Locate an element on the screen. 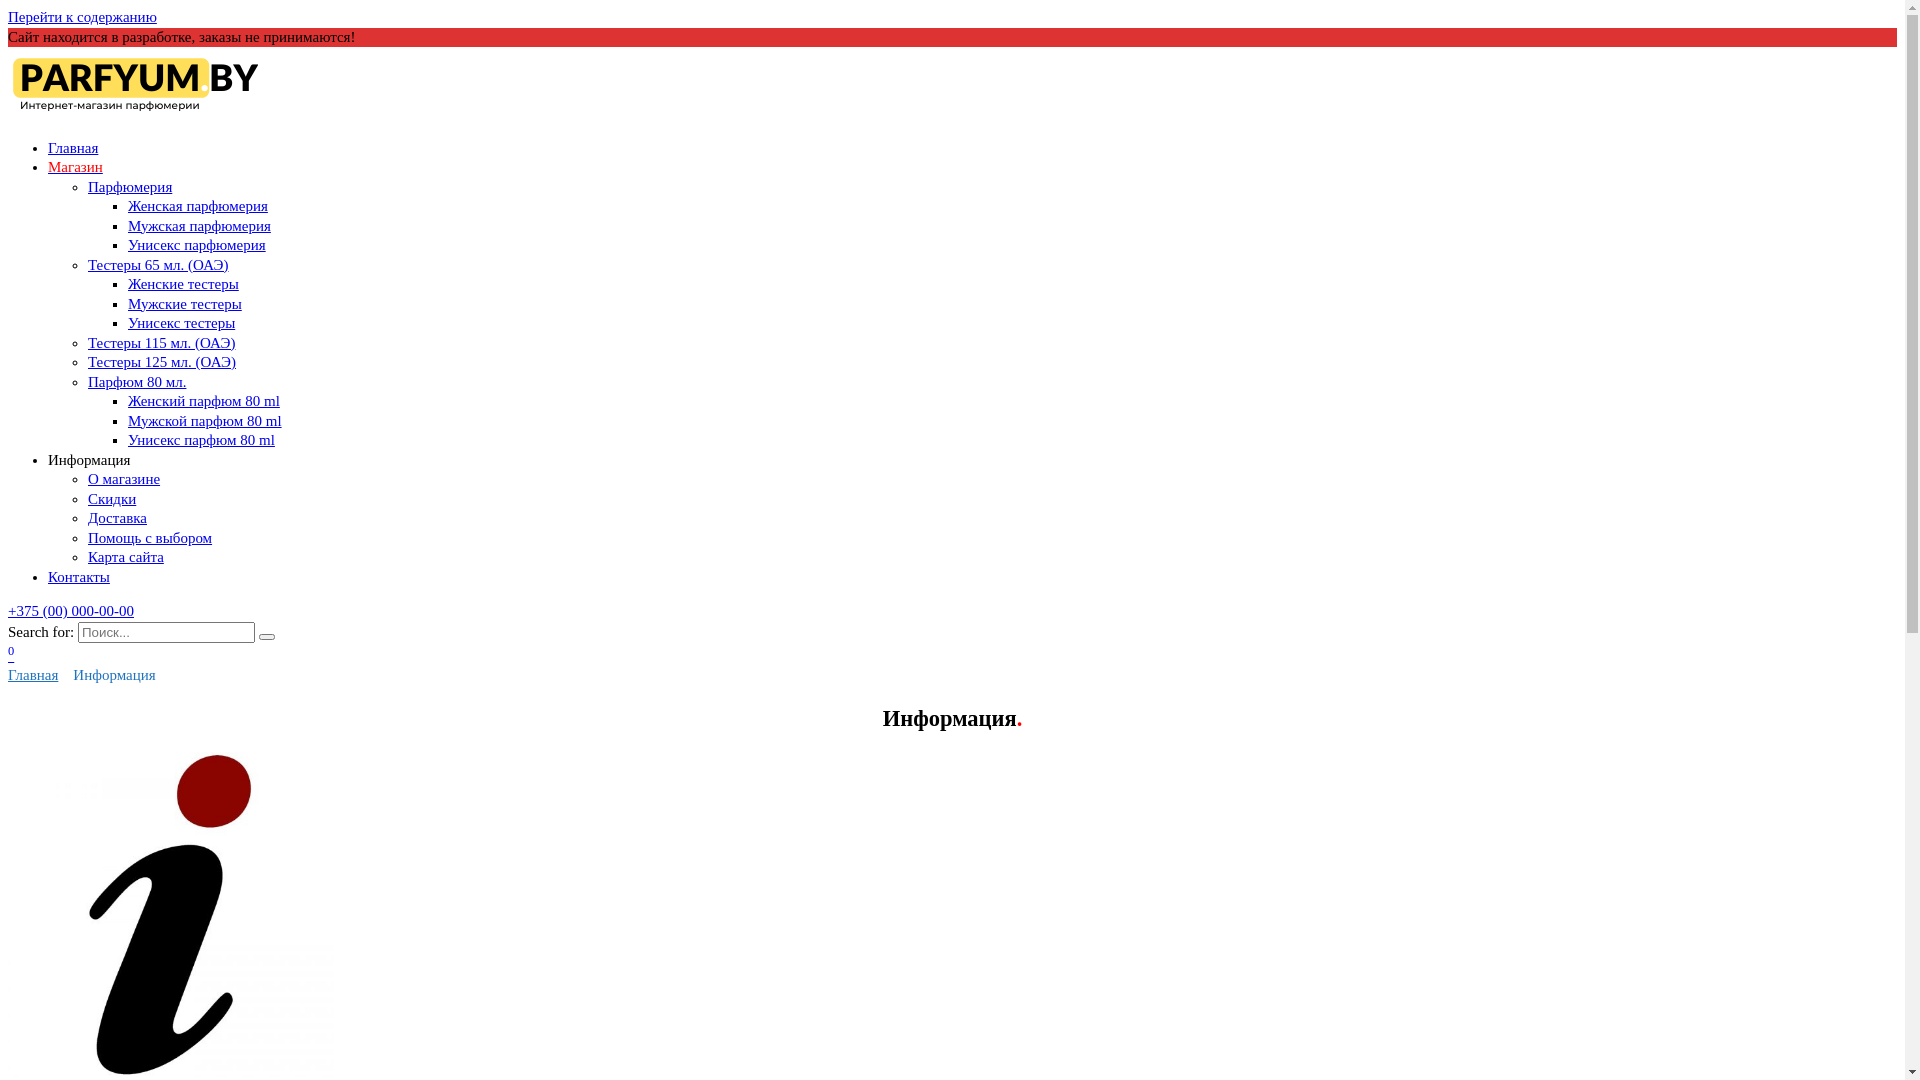  '+375 (00) 000-00-00' is located at coordinates (71, 609).